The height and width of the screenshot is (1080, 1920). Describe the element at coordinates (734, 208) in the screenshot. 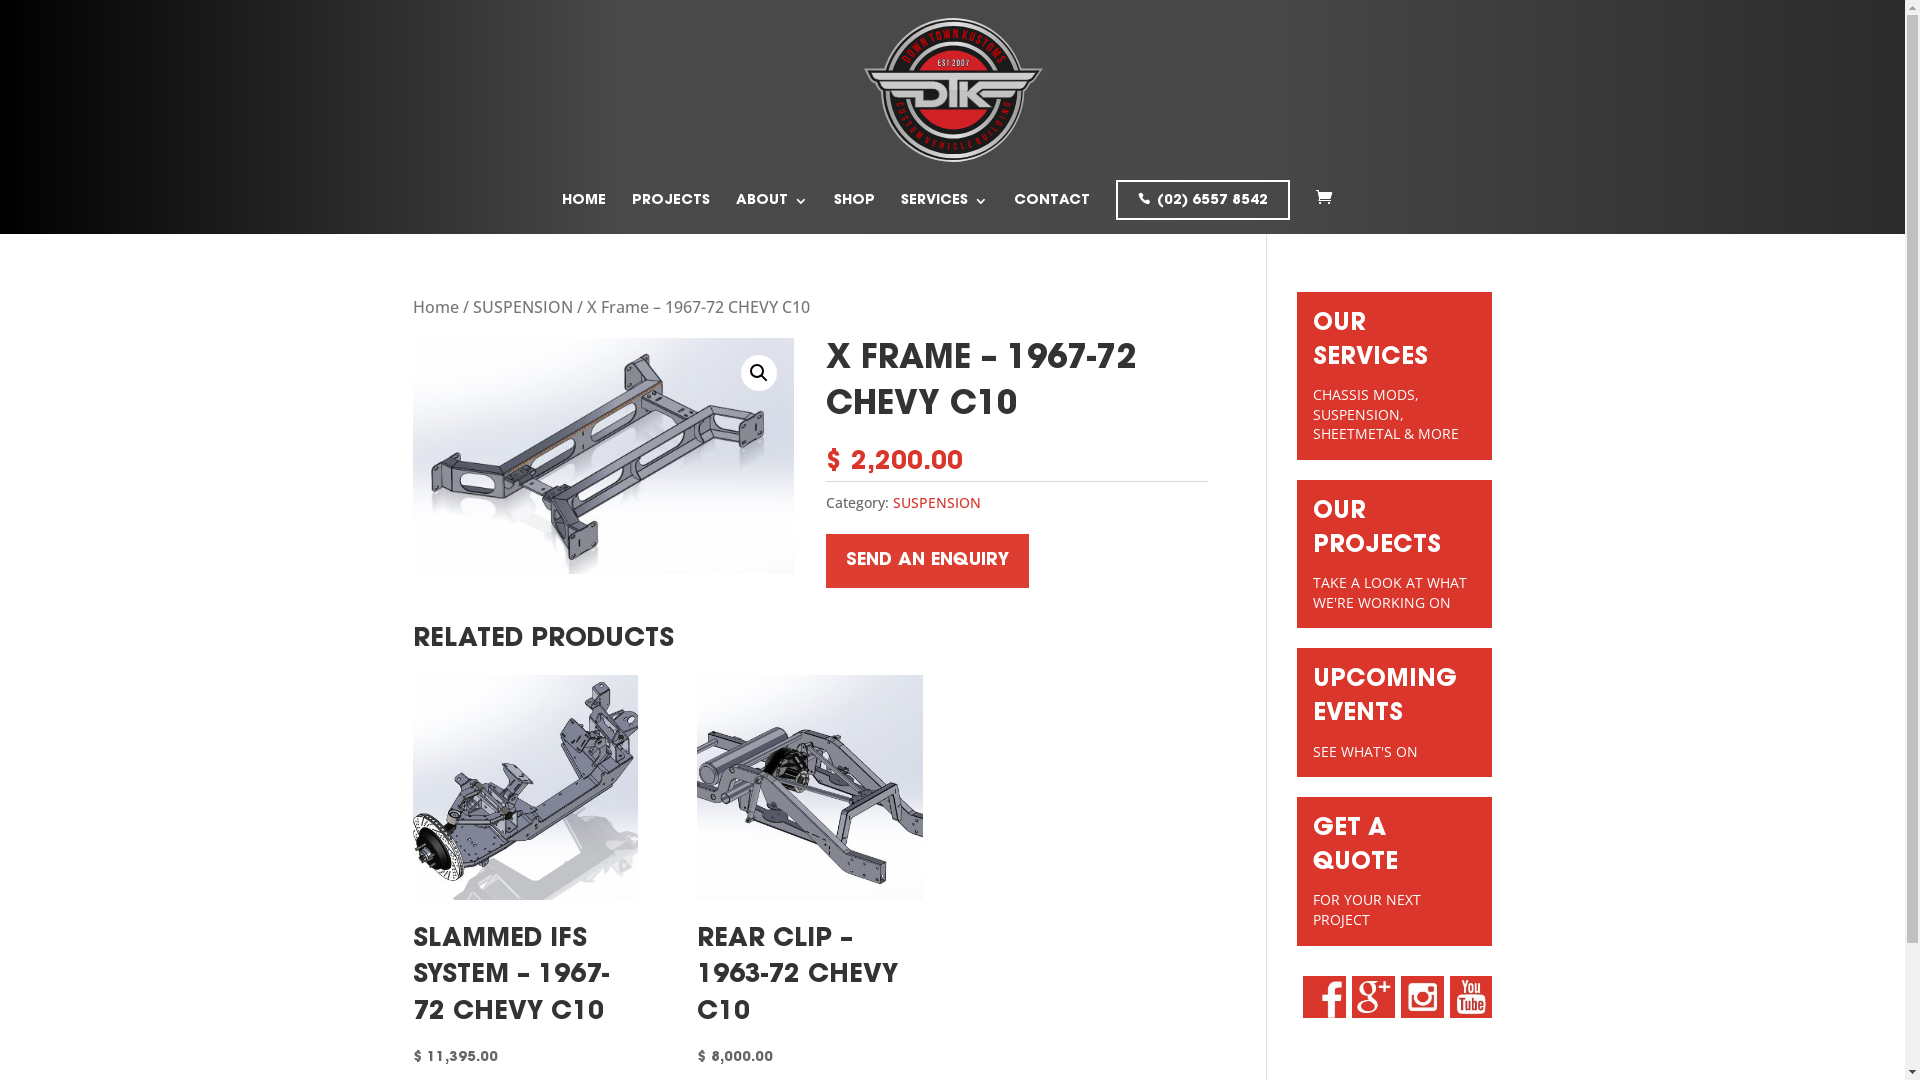

I see `'ABOUT'` at that location.